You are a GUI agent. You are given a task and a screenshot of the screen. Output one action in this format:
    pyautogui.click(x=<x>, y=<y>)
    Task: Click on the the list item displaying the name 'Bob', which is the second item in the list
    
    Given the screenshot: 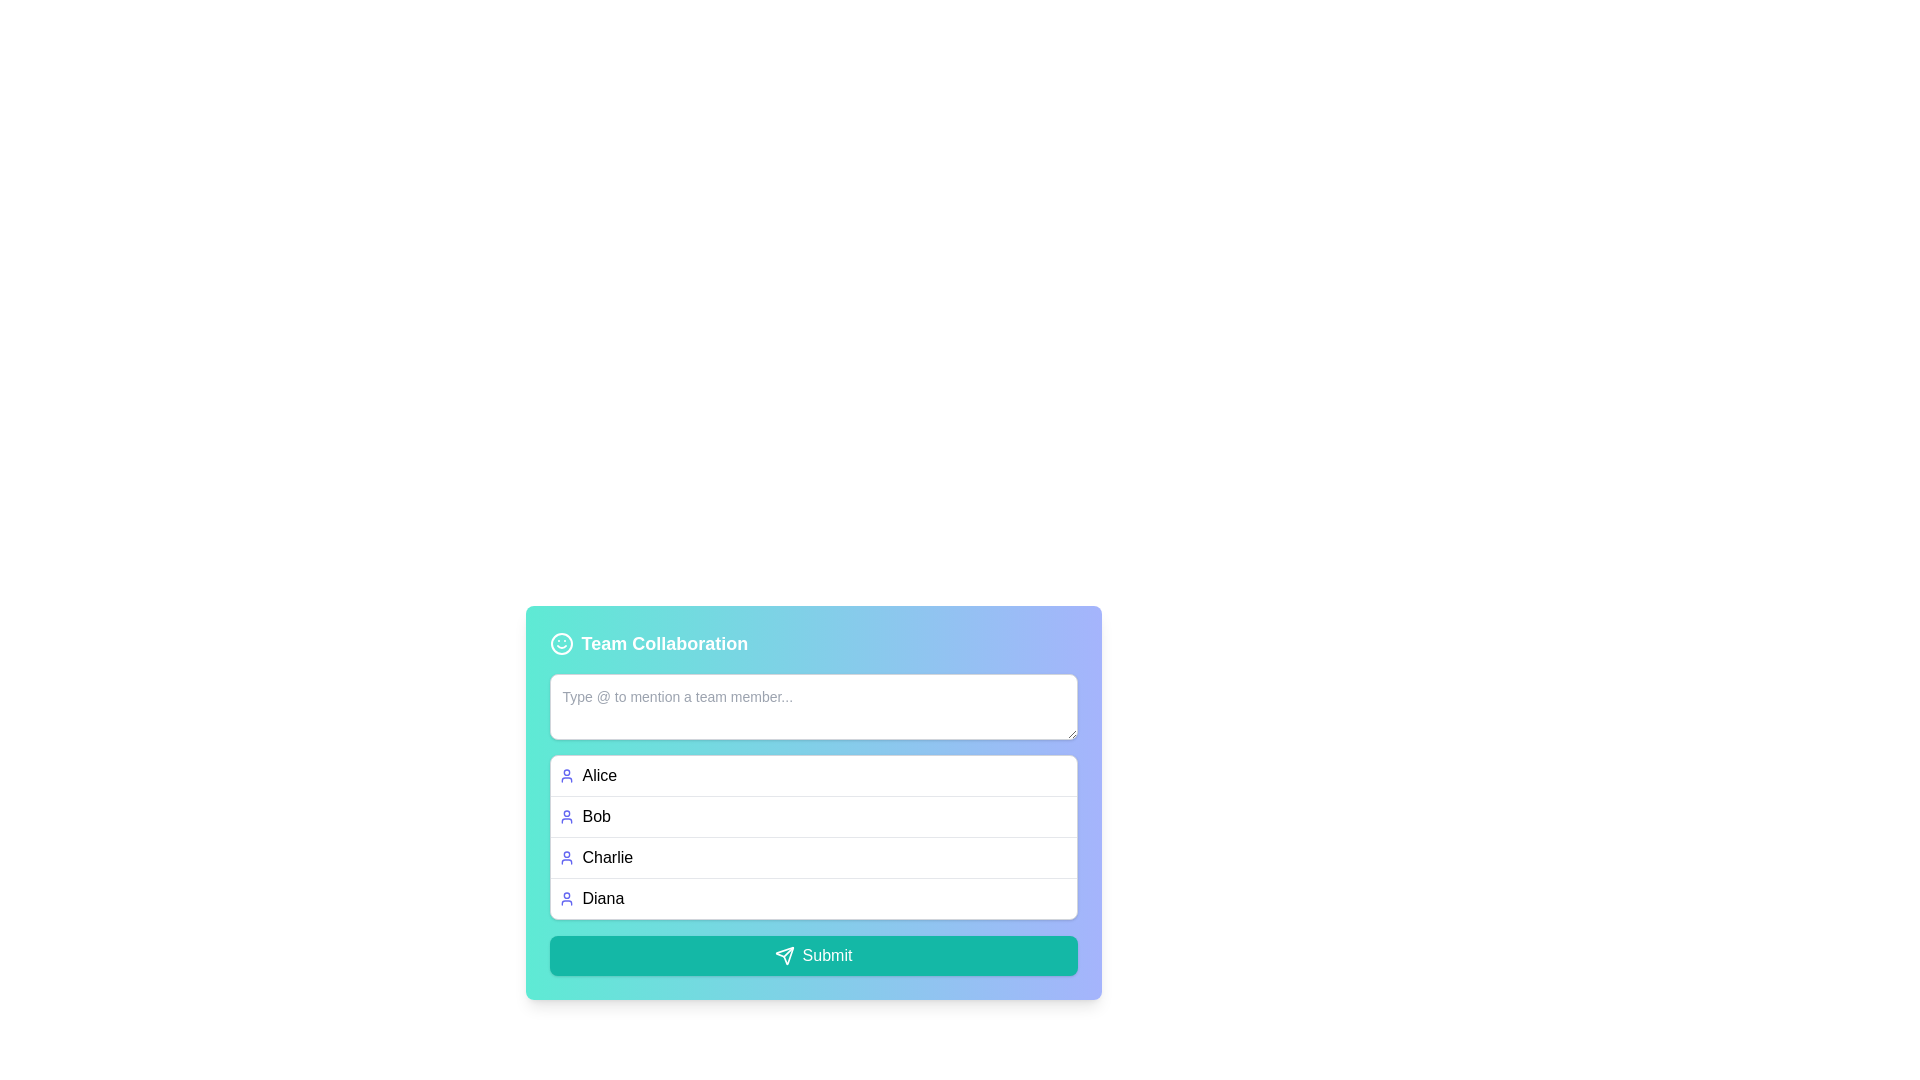 What is the action you would take?
    pyautogui.click(x=813, y=816)
    